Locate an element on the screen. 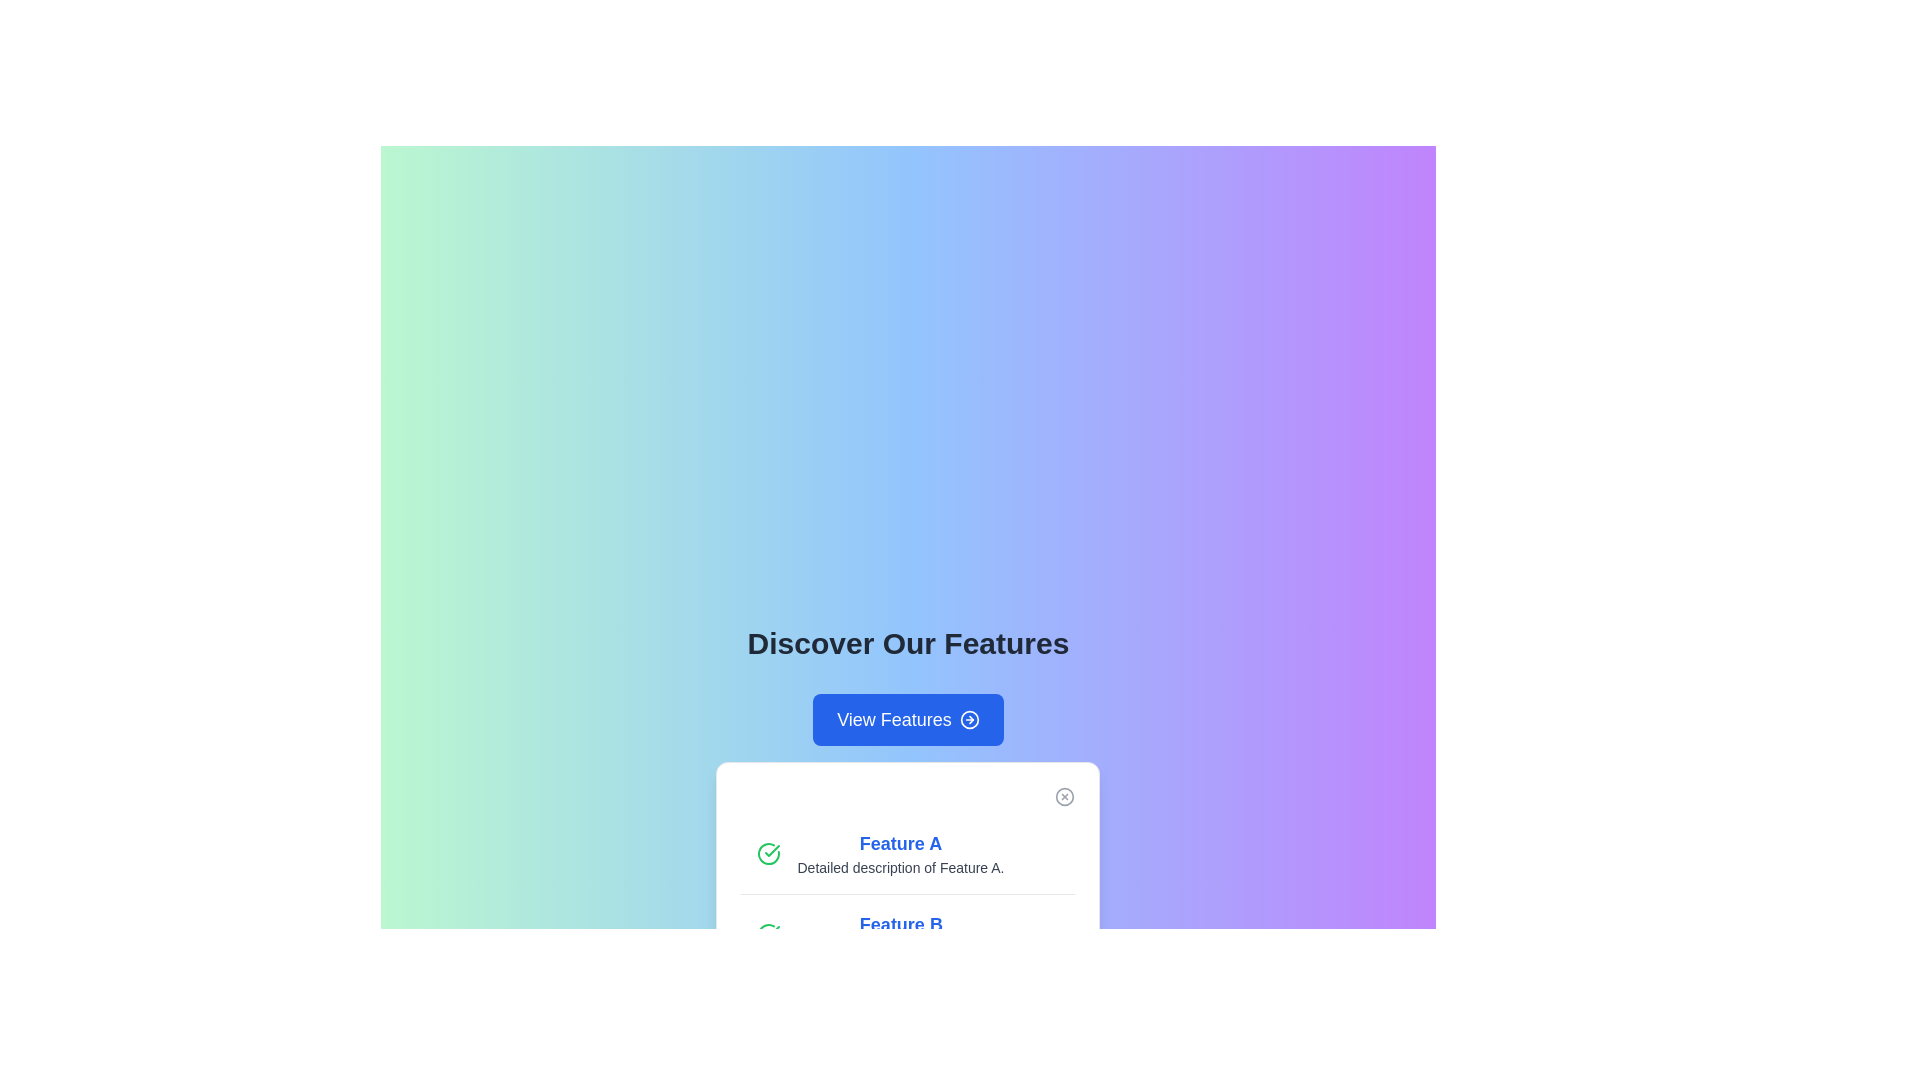 This screenshot has width=1920, height=1080. the text label displaying the message 'Detailed description of Feature A.' which is located beneath the 'Feature A' title is located at coordinates (900, 866).